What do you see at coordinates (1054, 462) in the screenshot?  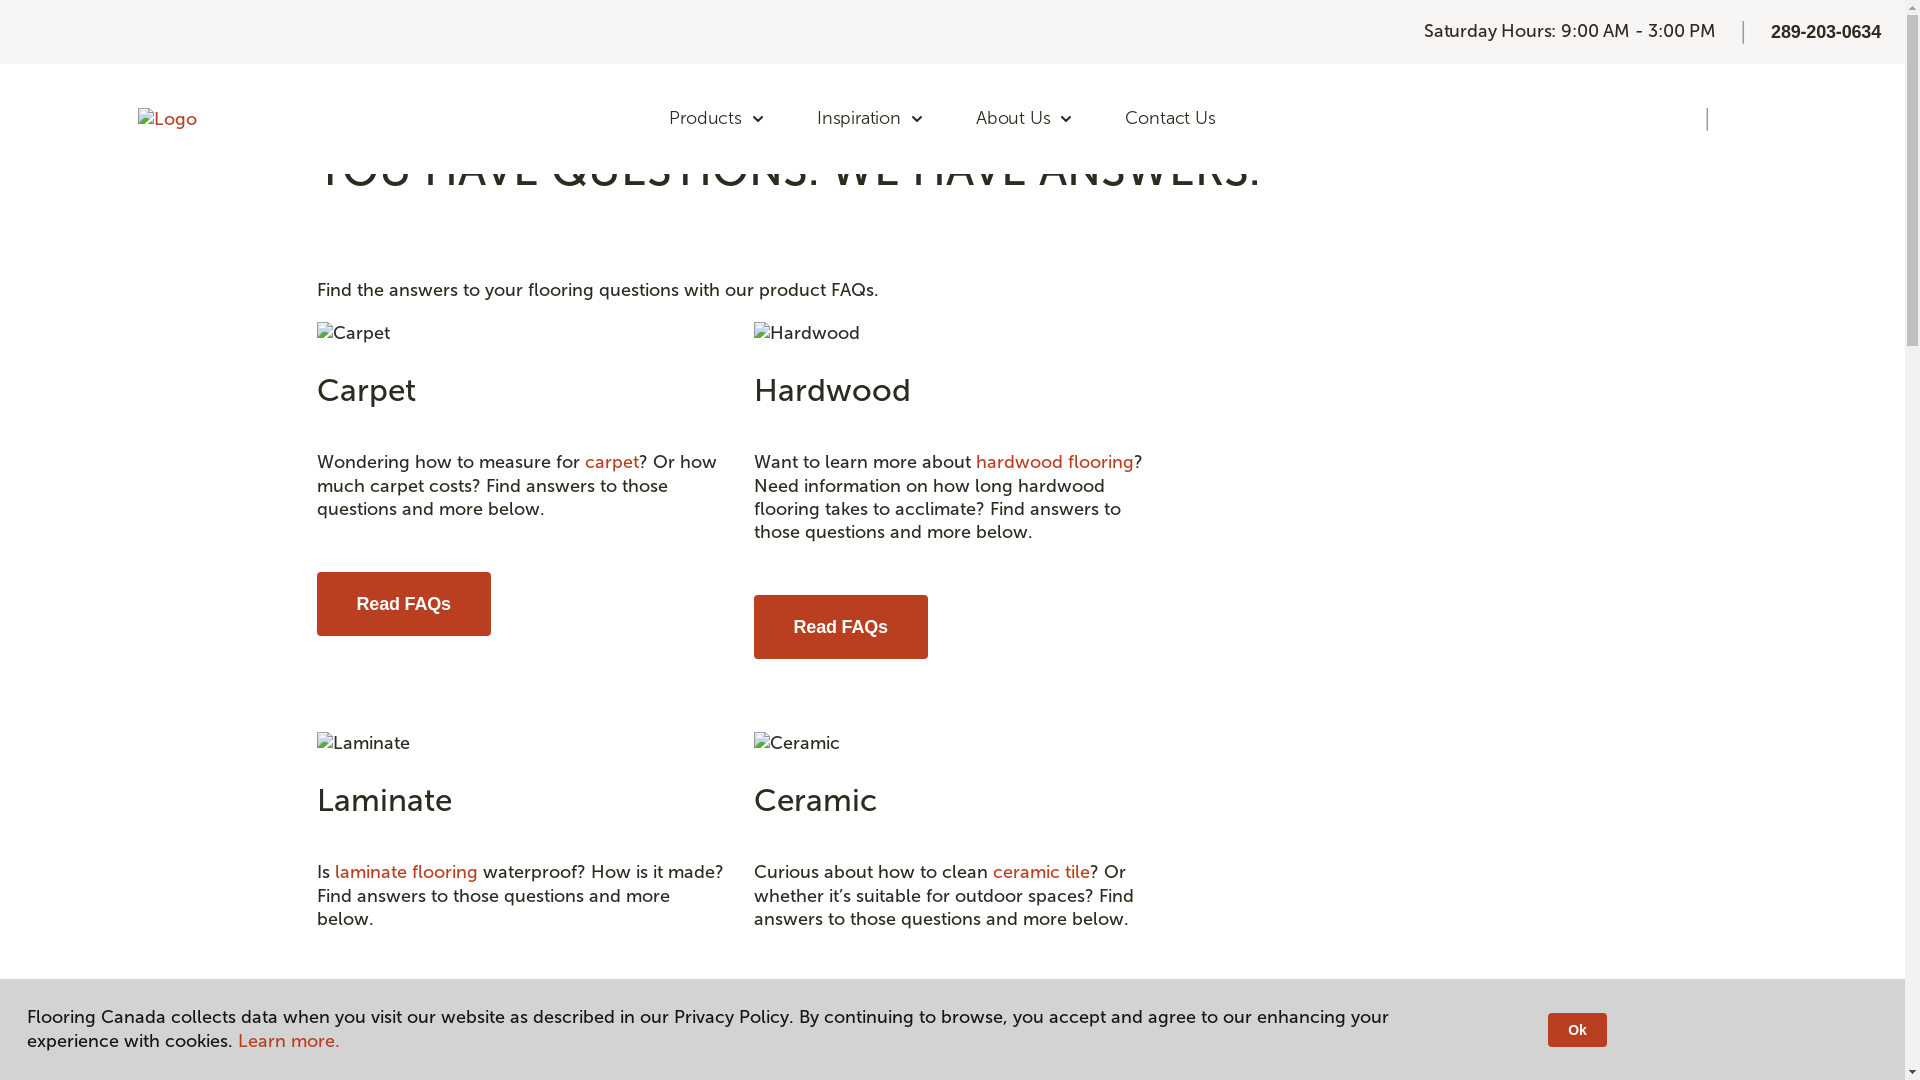 I see `'hardwood flooring'` at bounding box center [1054, 462].